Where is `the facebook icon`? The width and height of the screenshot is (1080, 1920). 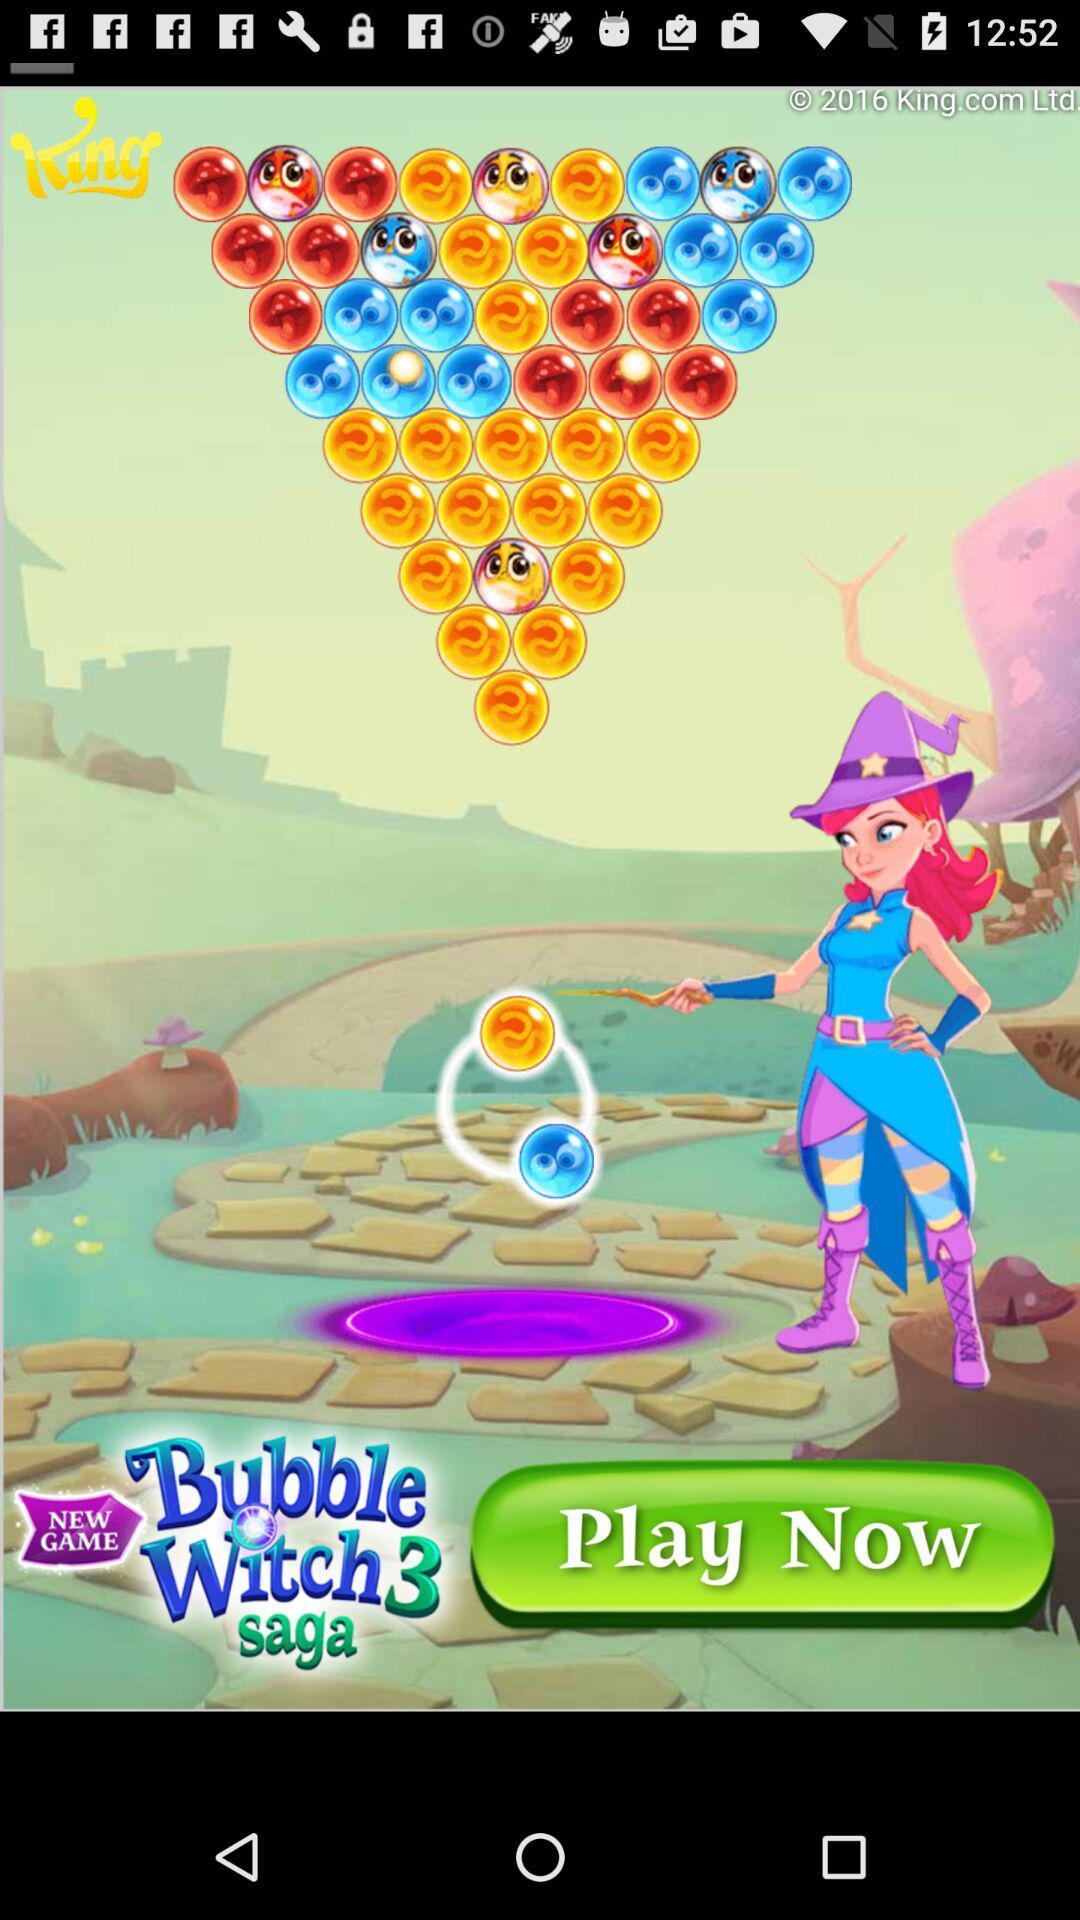 the facebook icon is located at coordinates (42, 44).